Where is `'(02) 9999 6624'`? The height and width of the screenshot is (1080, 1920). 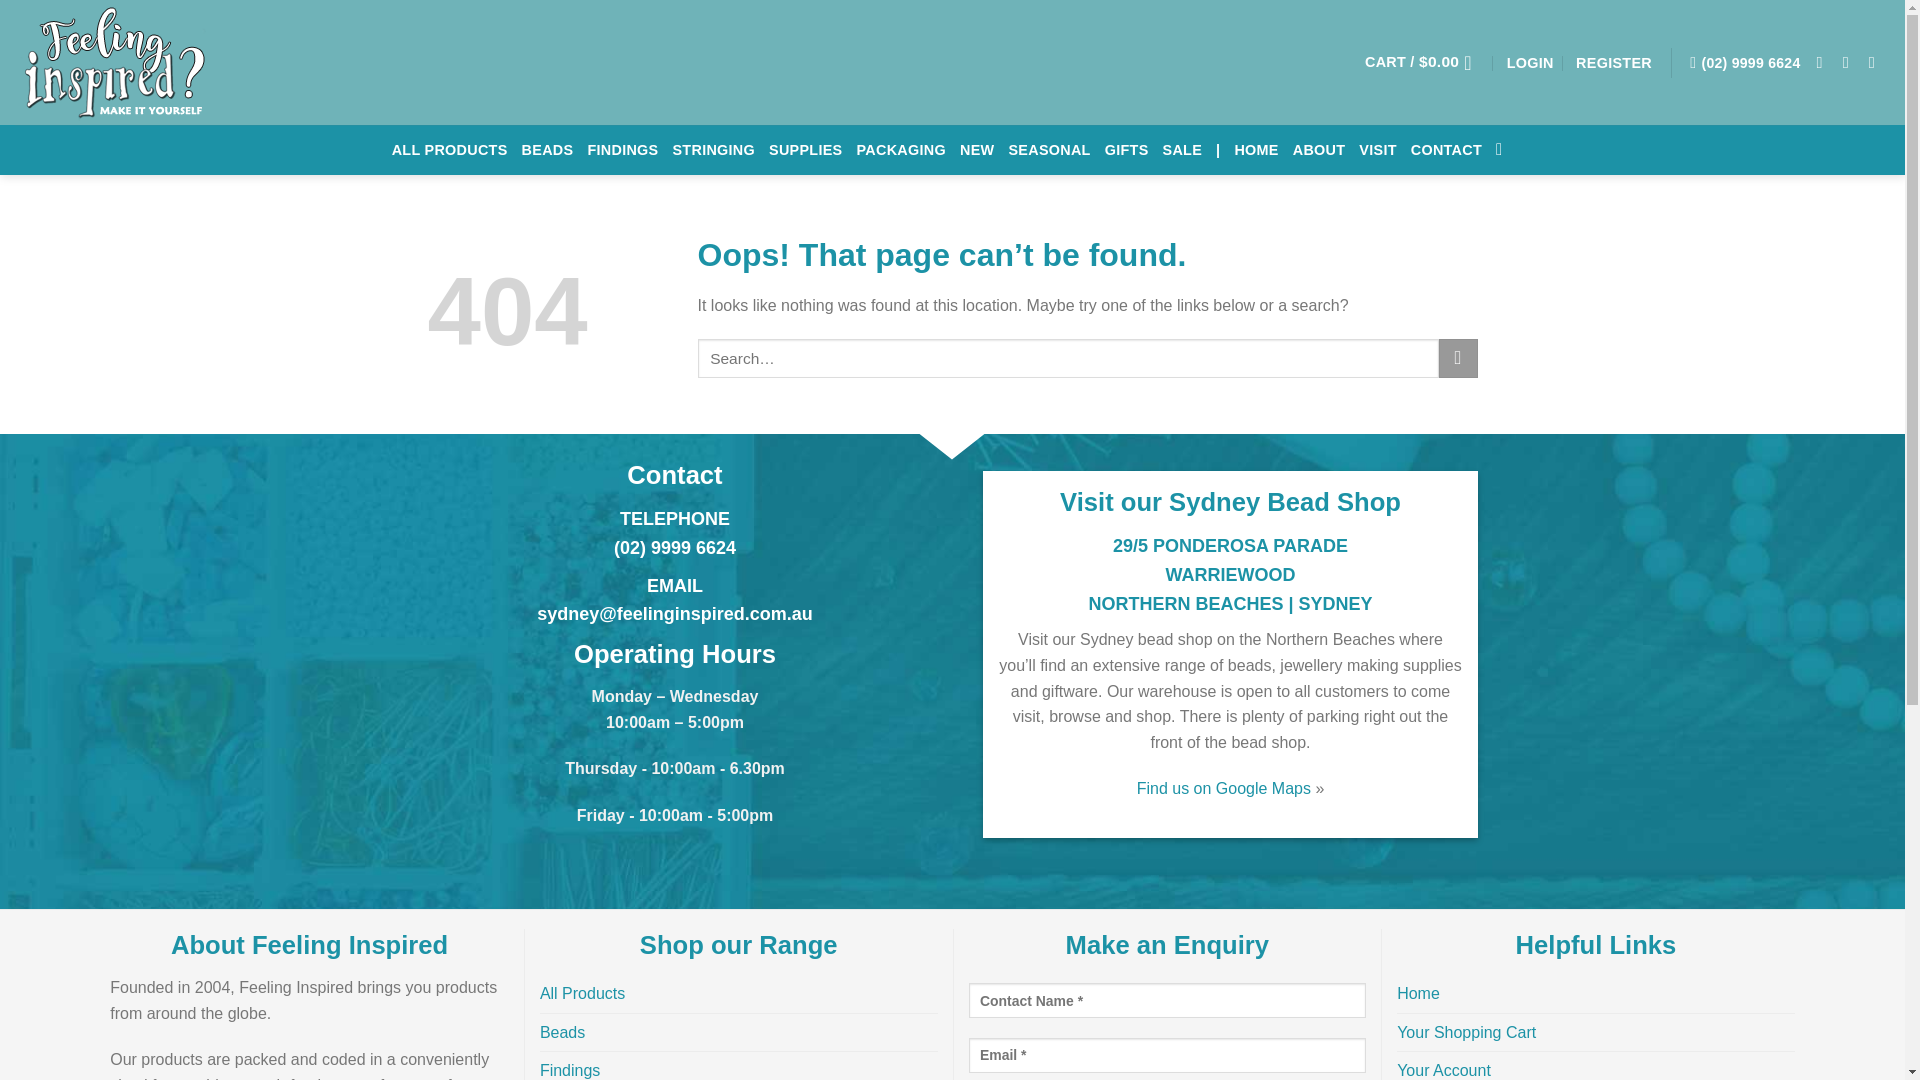
'(02) 9999 6624' is located at coordinates (1744, 61).